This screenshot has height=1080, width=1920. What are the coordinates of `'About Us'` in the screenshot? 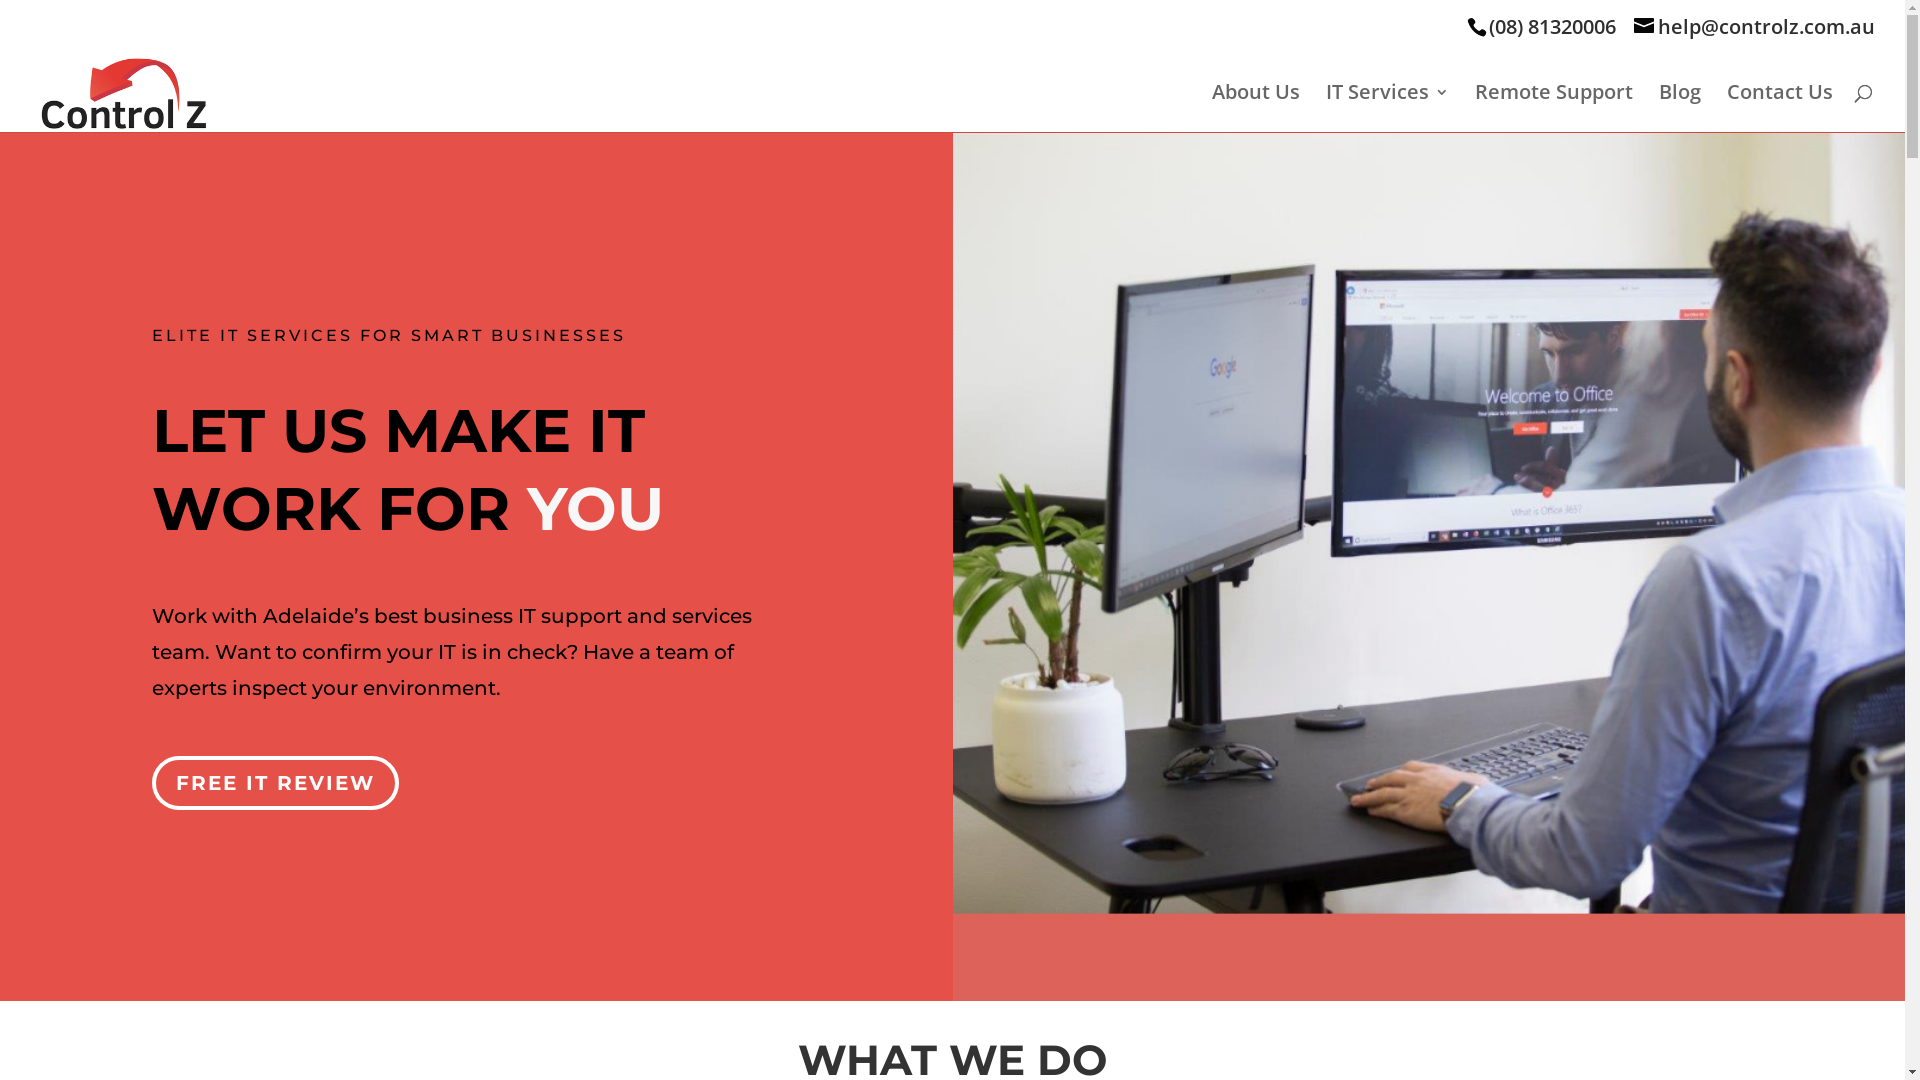 It's located at (1255, 108).